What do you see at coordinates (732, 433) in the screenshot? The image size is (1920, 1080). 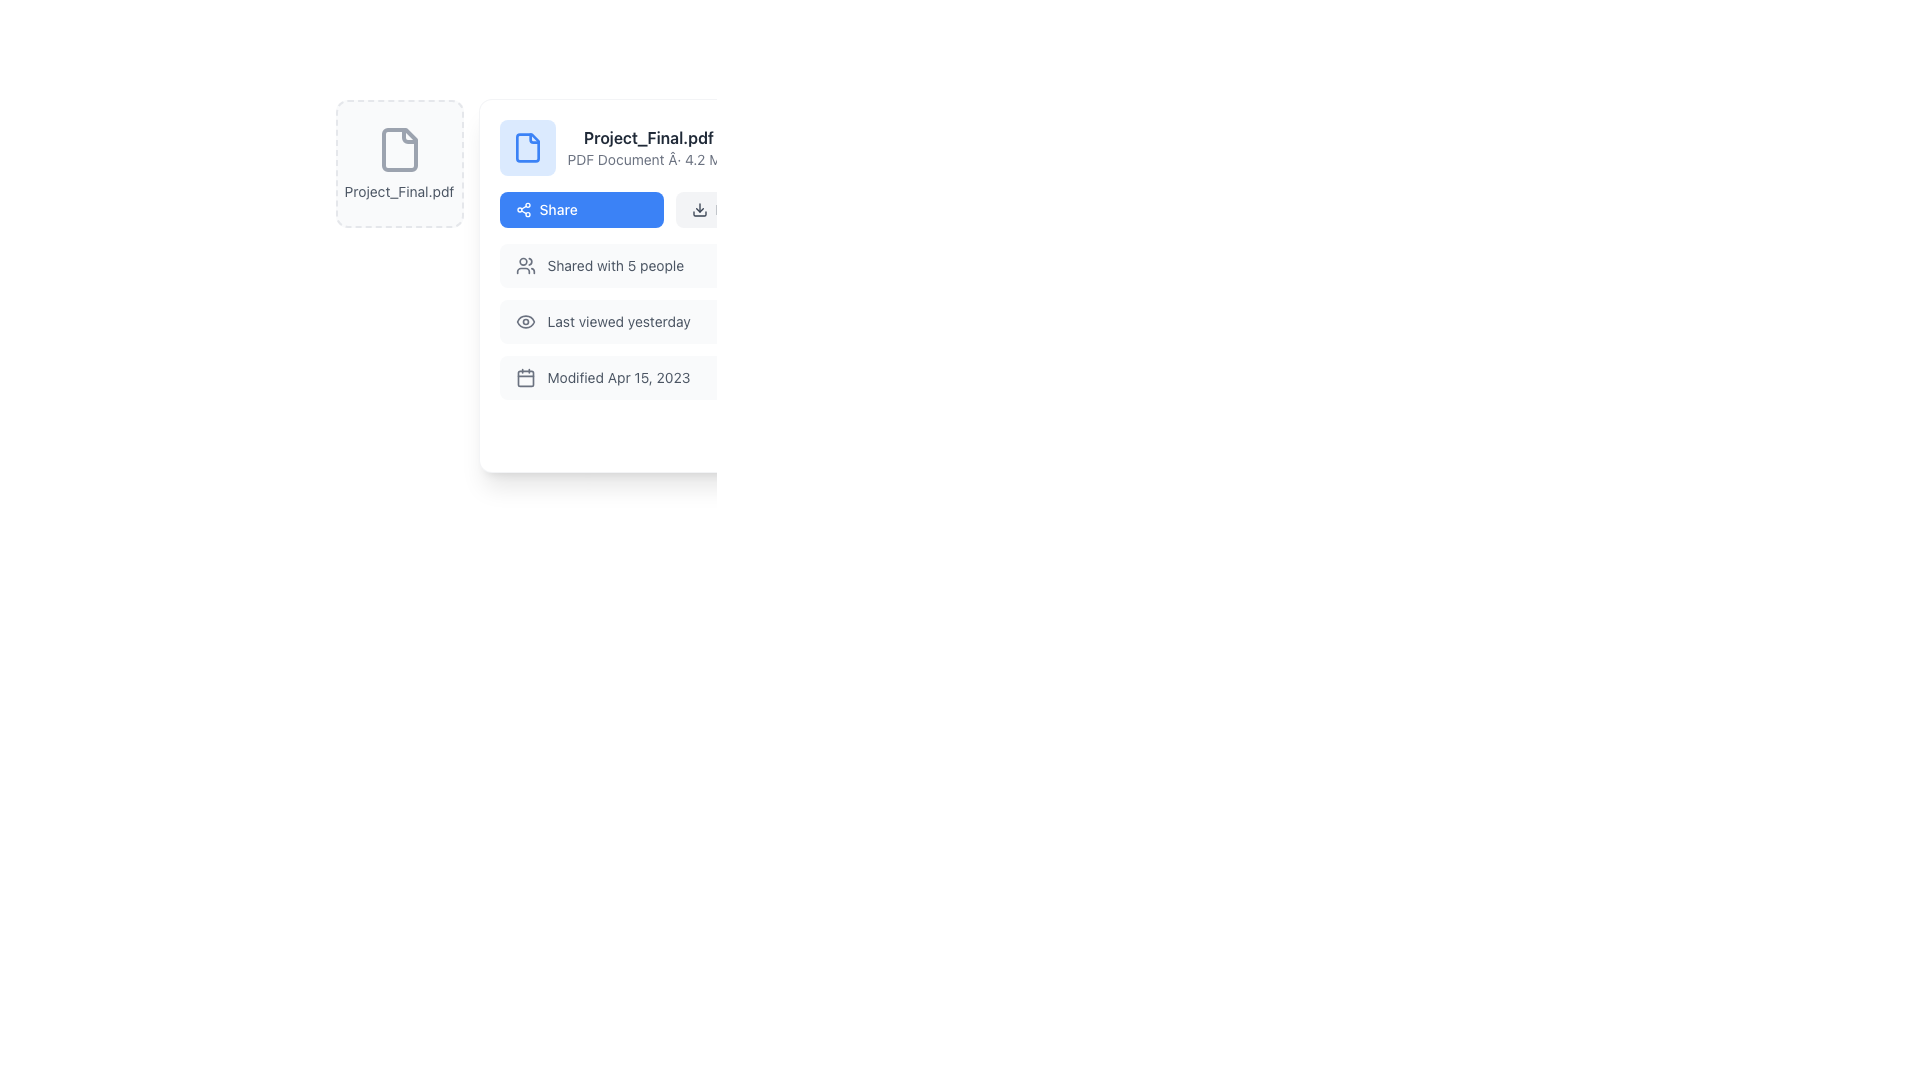 I see `the circular button with a light-gray background and a pen-shaped symbol` at bounding box center [732, 433].